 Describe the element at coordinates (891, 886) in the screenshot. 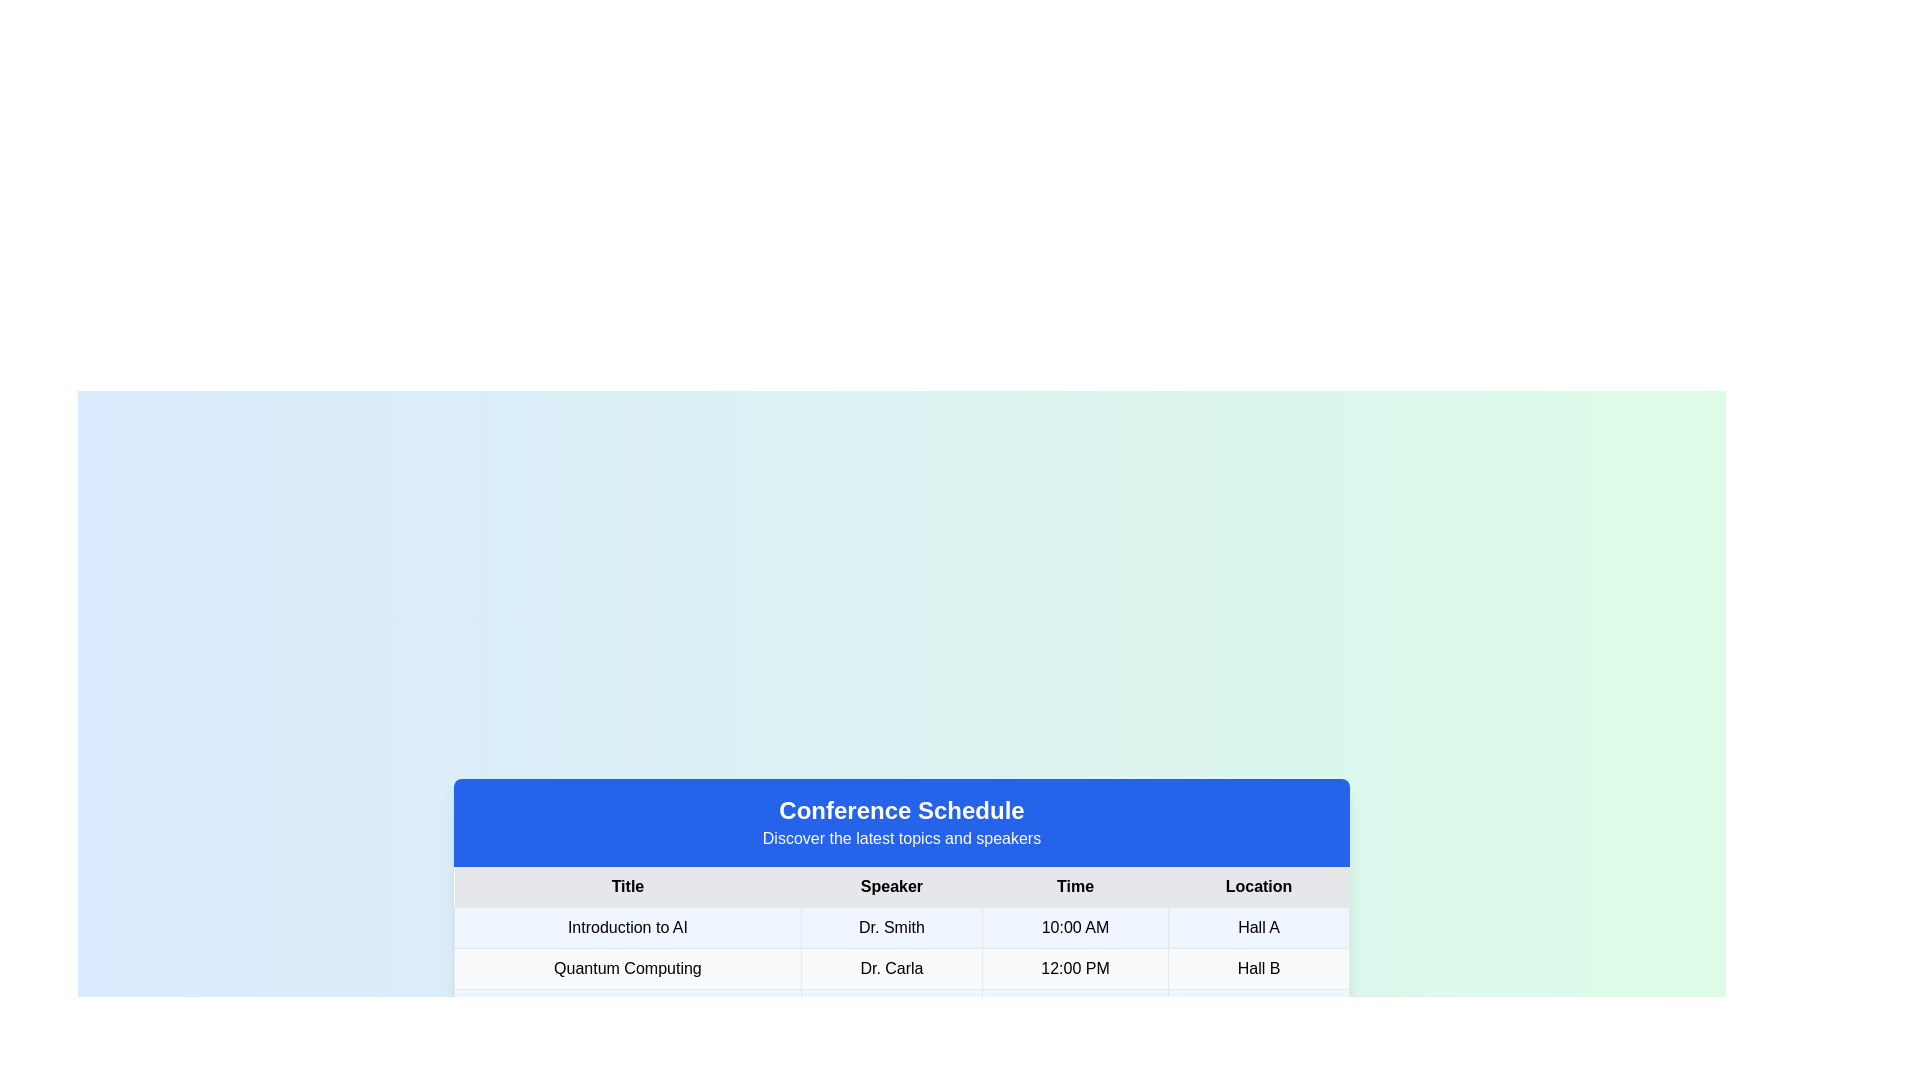

I see `the 'Speaker' text label in bold font located in the table header row, which is the second header directly to the right of the 'Title' header` at that location.